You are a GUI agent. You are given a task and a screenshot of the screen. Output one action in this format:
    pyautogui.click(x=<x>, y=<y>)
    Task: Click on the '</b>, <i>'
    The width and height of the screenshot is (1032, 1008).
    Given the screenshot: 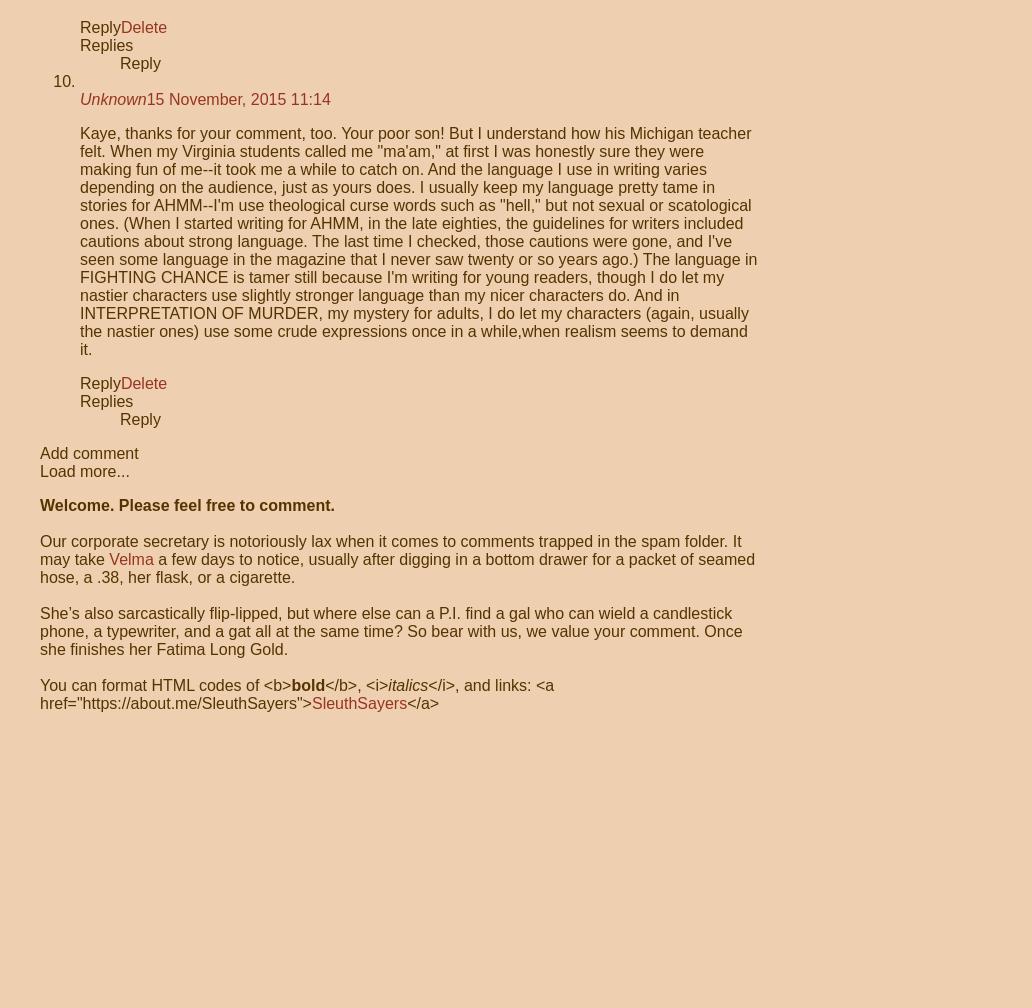 What is the action you would take?
    pyautogui.click(x=324, y=685)
    